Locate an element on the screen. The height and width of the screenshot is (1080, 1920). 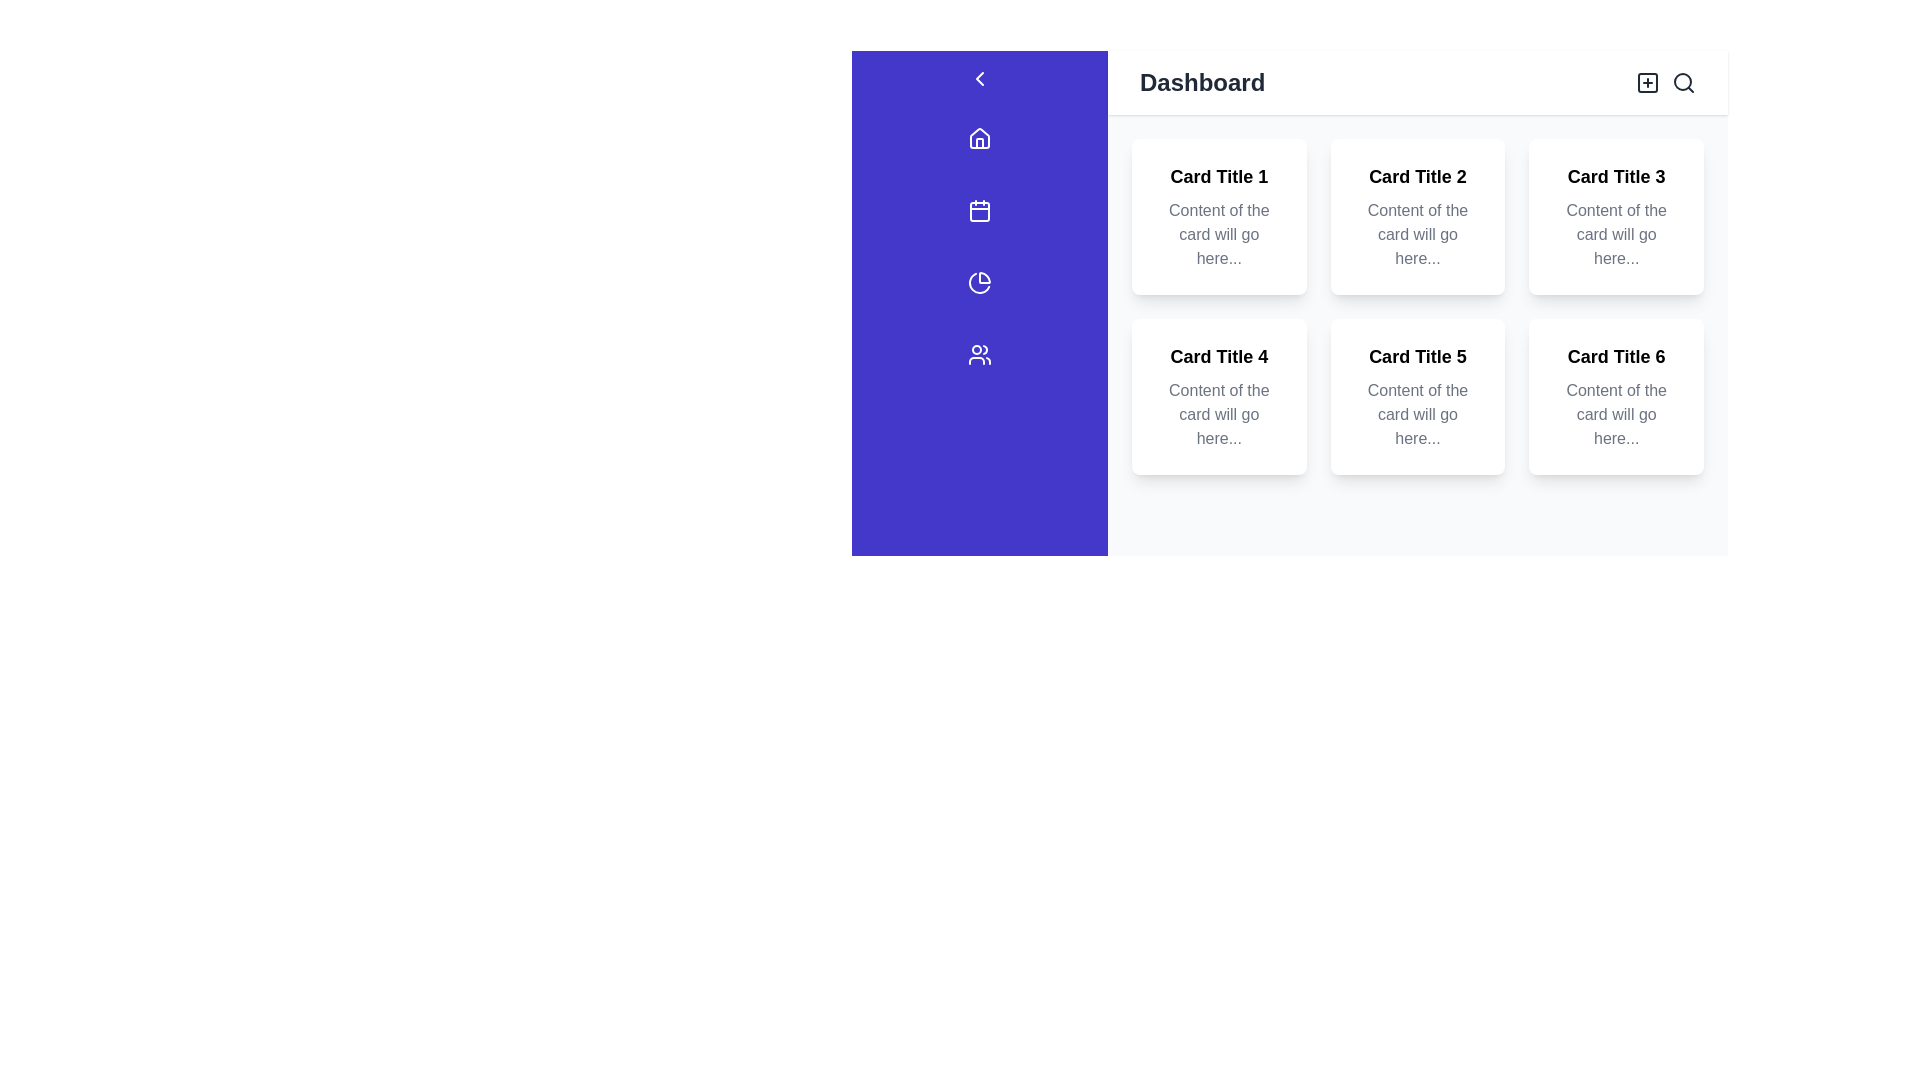
the title static text in the top section of the sixth card located in the second row and third column of the grid is located at coordinates (1616, 356).